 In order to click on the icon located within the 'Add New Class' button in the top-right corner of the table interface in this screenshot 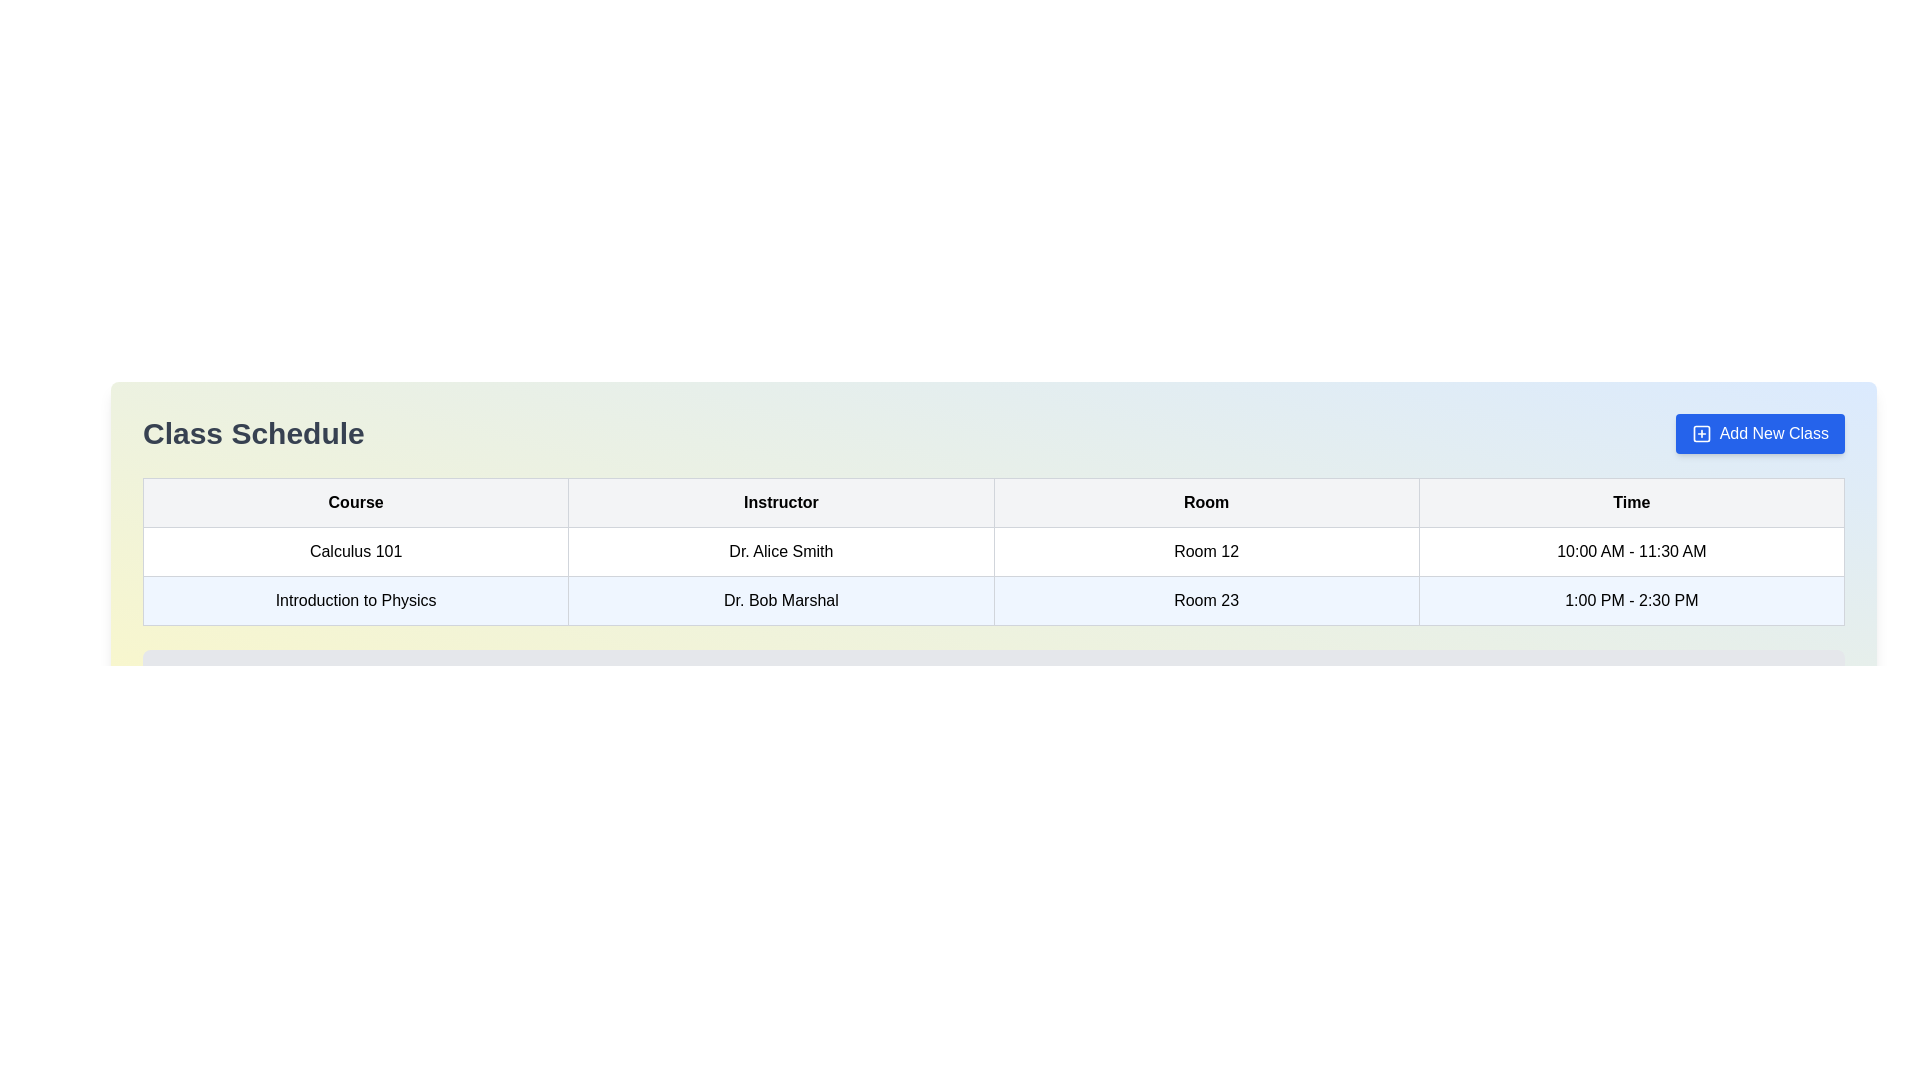, I will do `click(1700, 433)`.